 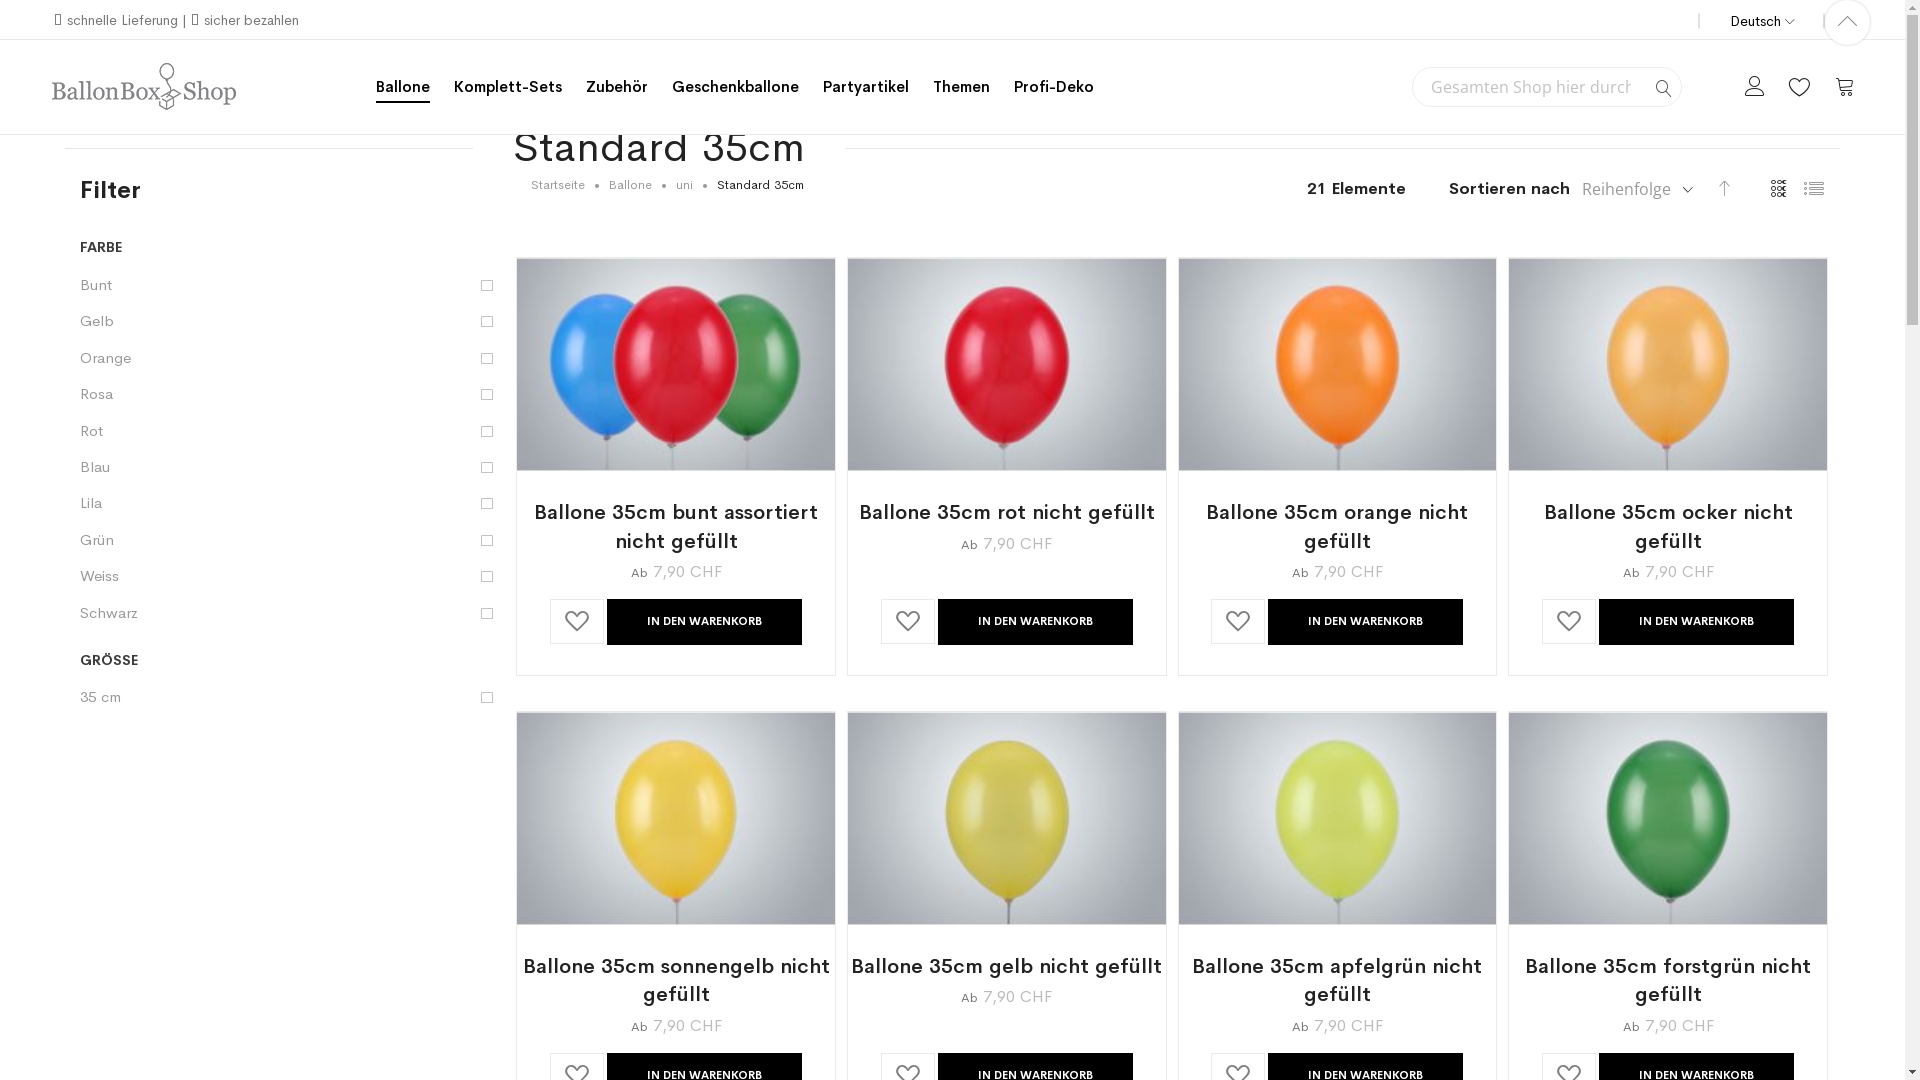 What do you see at coordinates (508, 85) in the screenshot?
I see `'Komplett-Sets'` at bounding box center [508, 85].